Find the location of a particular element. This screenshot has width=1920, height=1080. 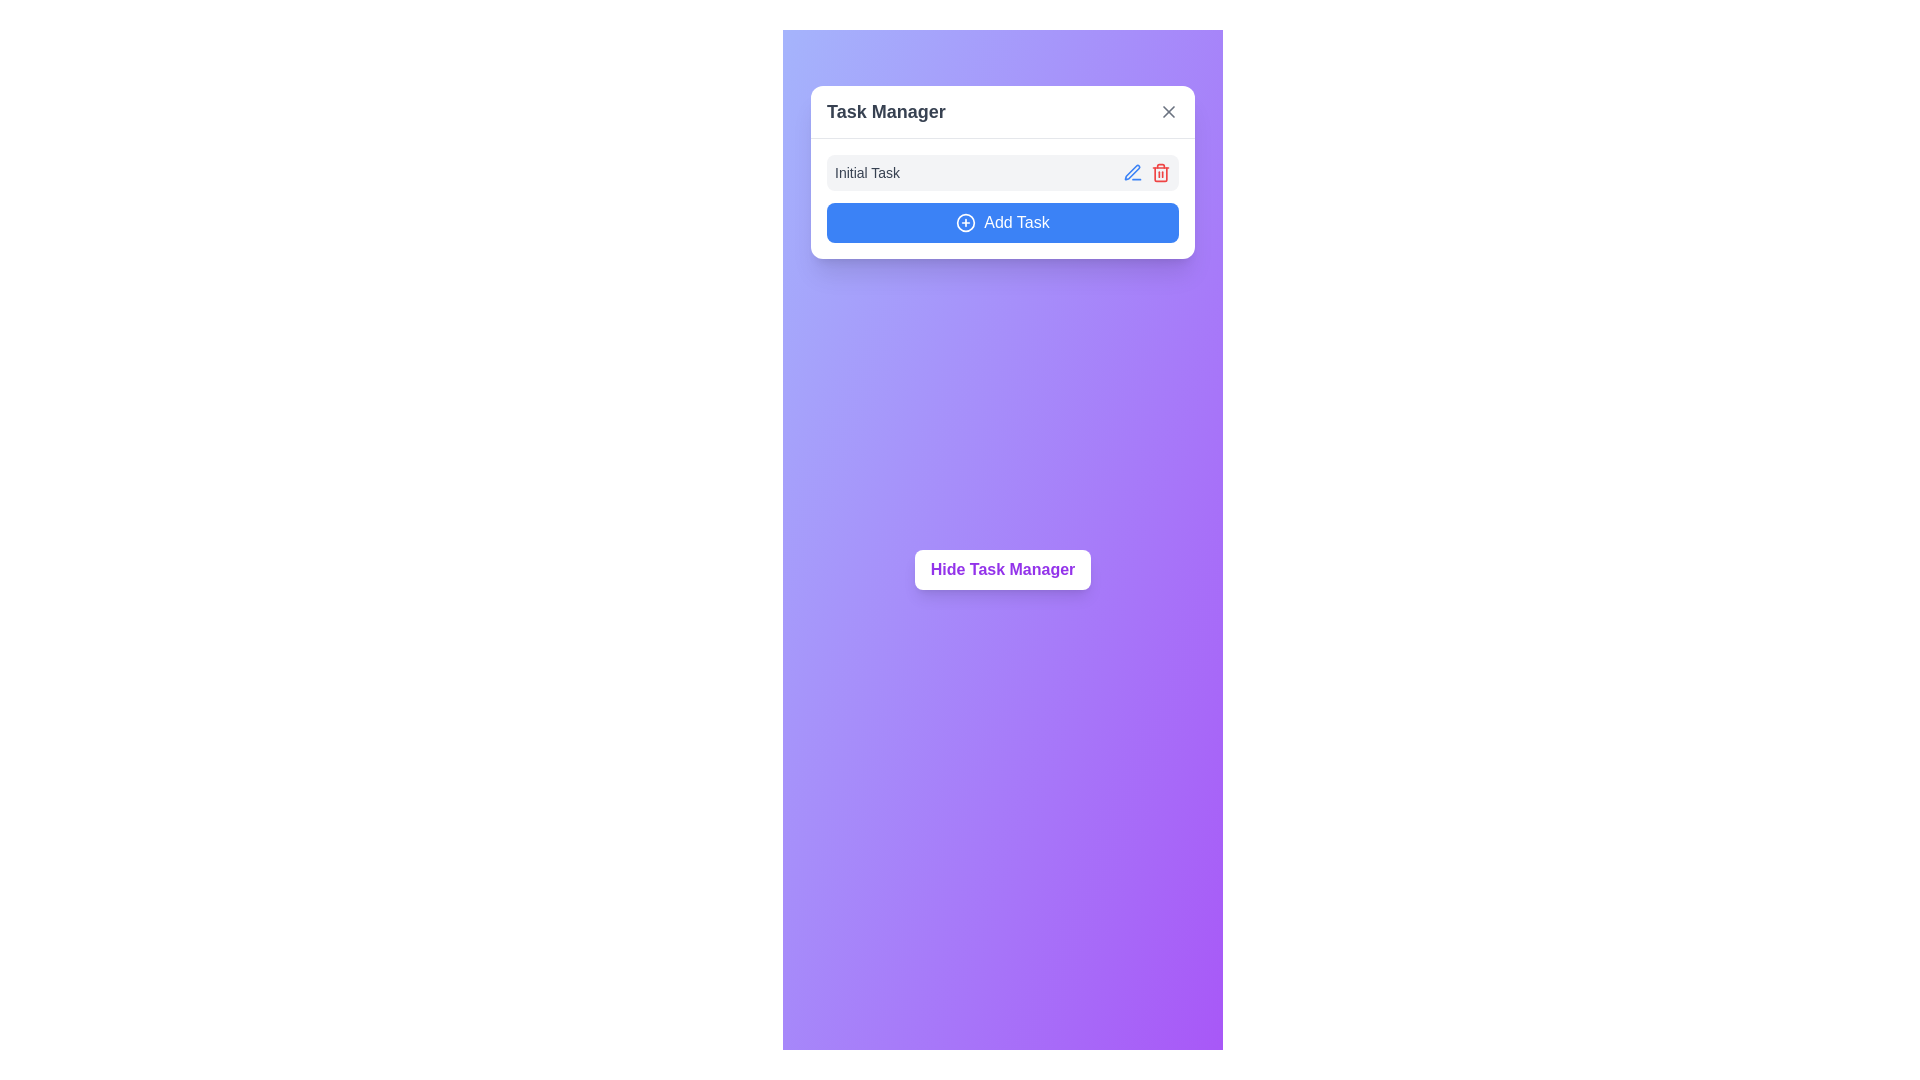

the edit icon resembling a pen, styled in blue, located next to the task name 'Initial Task' in the task manager interface is located at coordinates (1132, 172).